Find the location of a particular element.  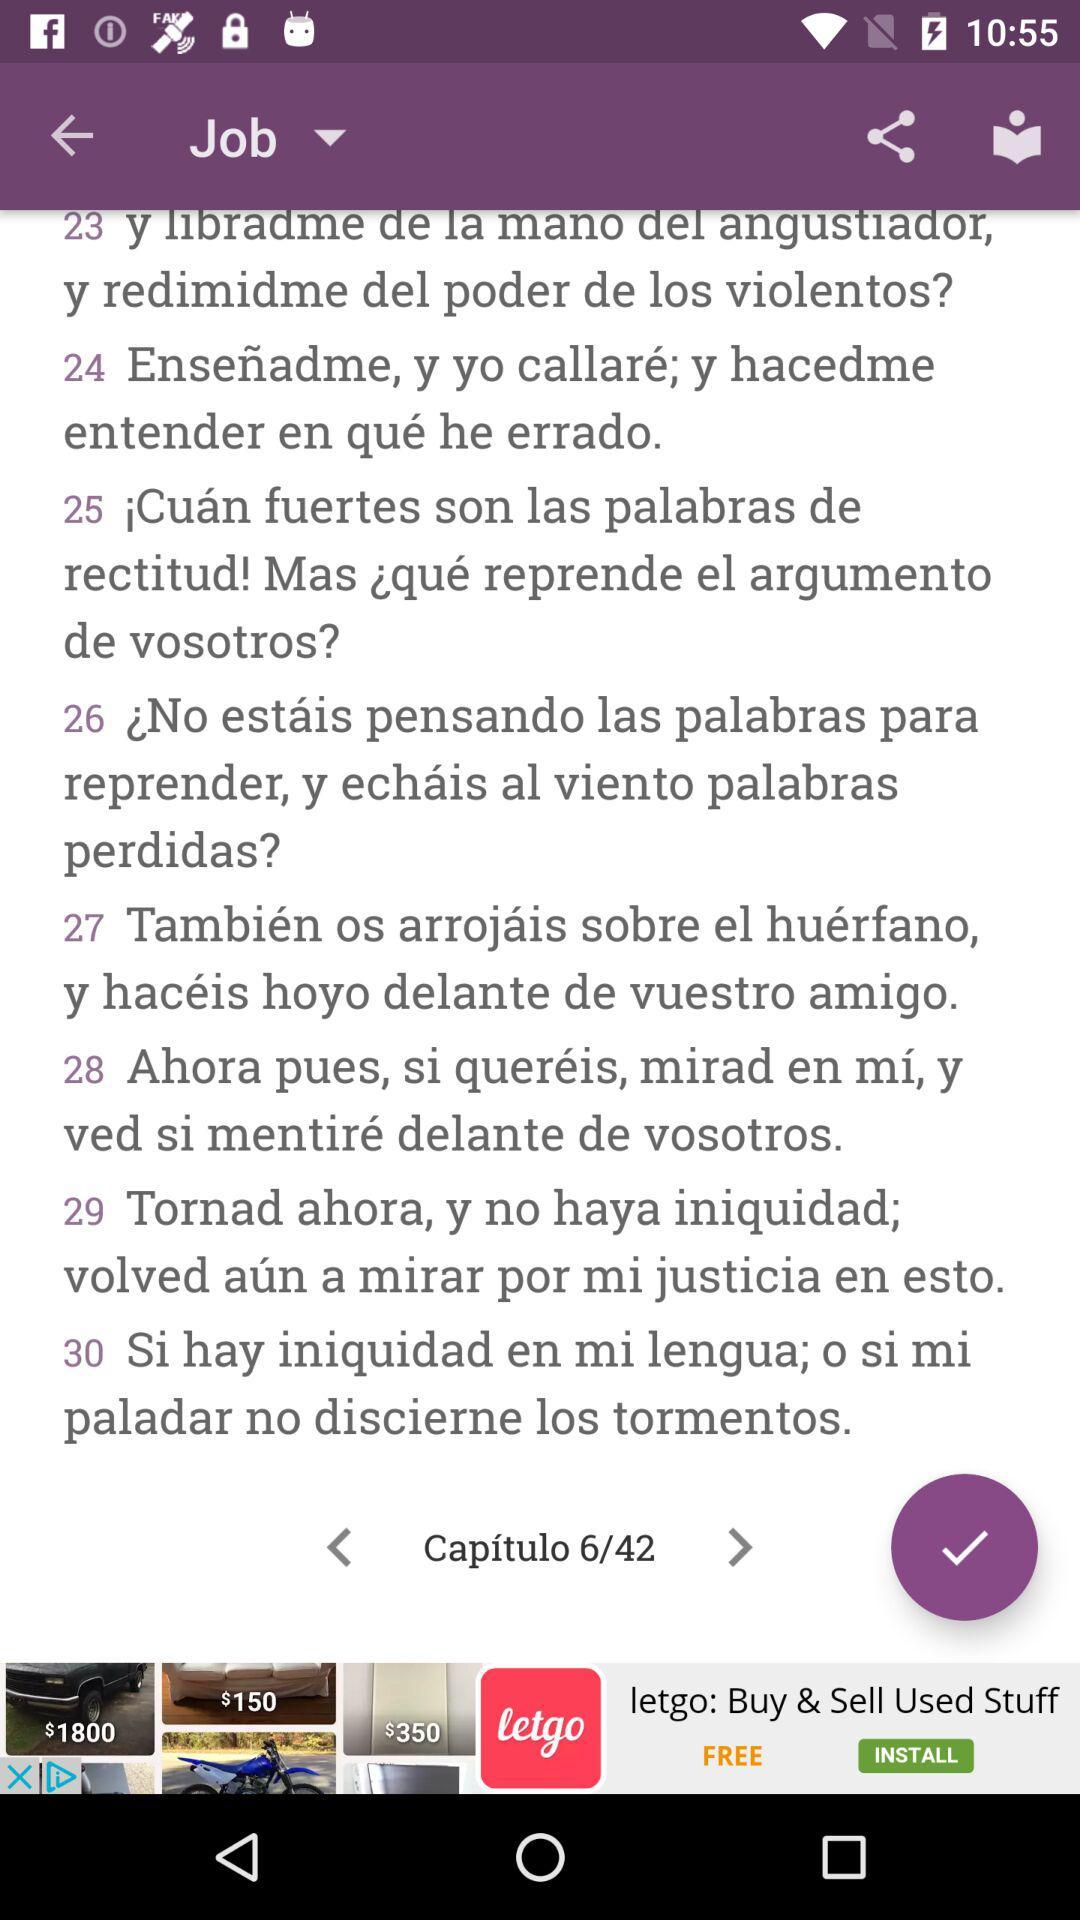

item at the bottom left corner is located at coordinates (338, 1546).